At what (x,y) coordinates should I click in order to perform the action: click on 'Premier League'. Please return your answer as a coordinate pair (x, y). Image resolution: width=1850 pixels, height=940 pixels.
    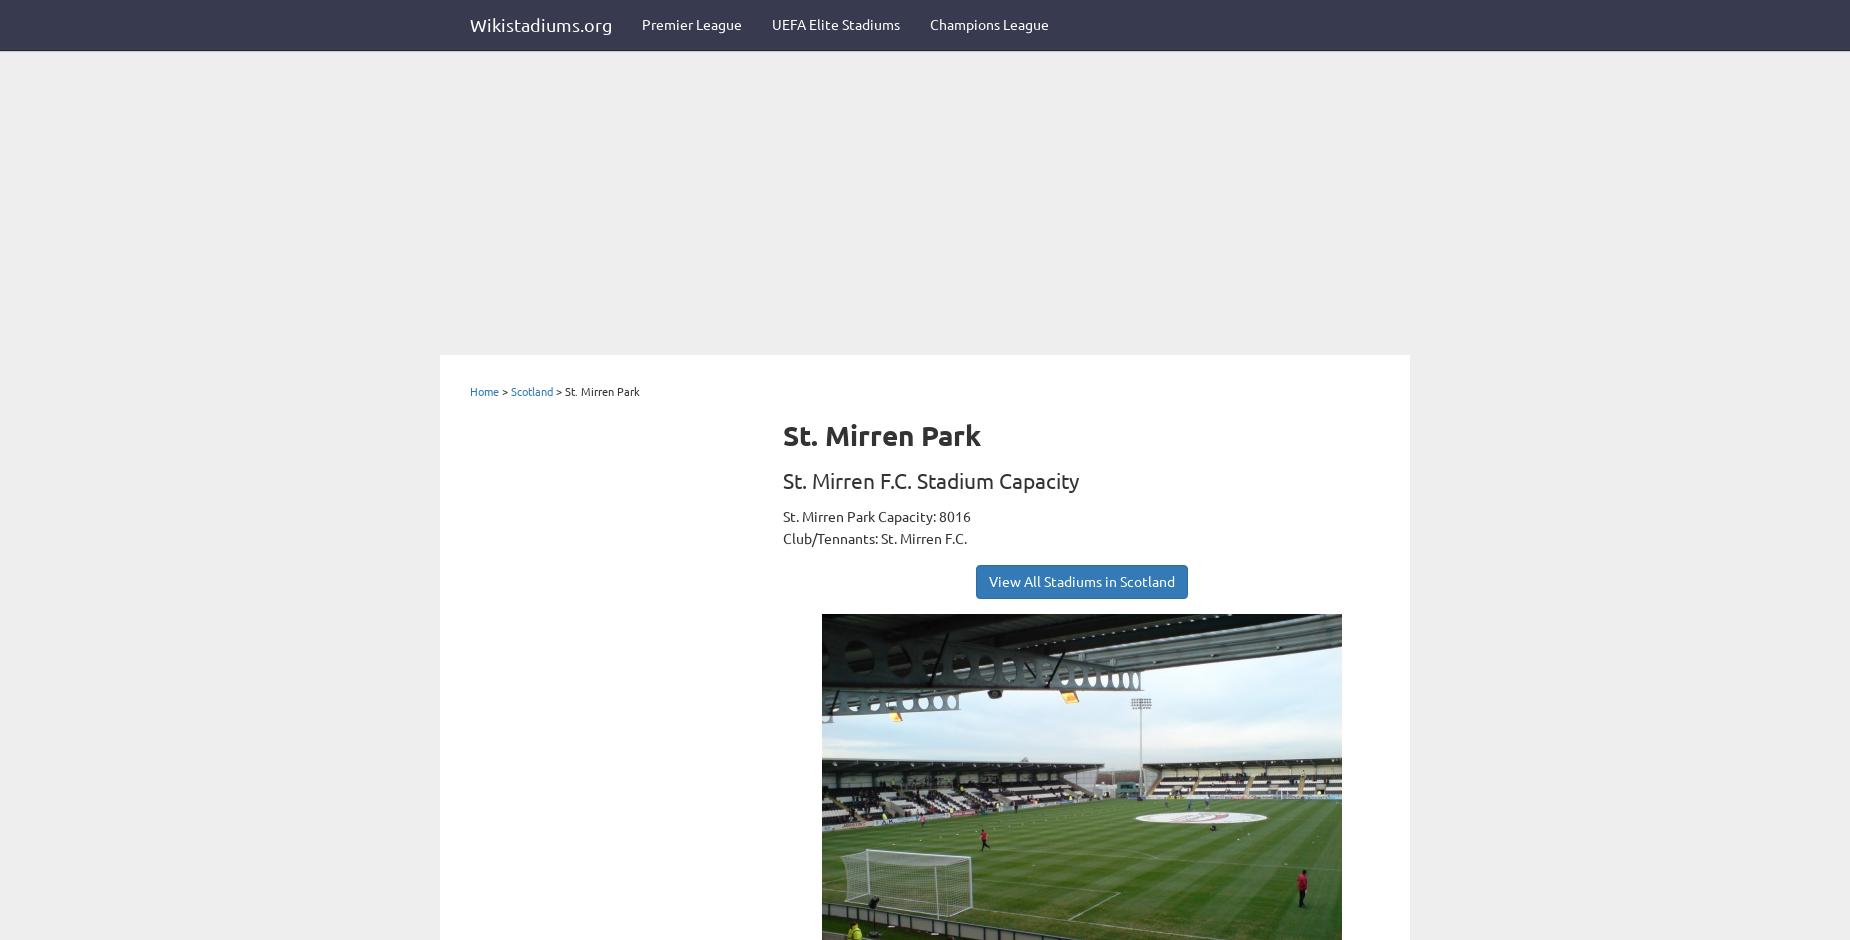
    Looking at the image, I should click on (692, 25).